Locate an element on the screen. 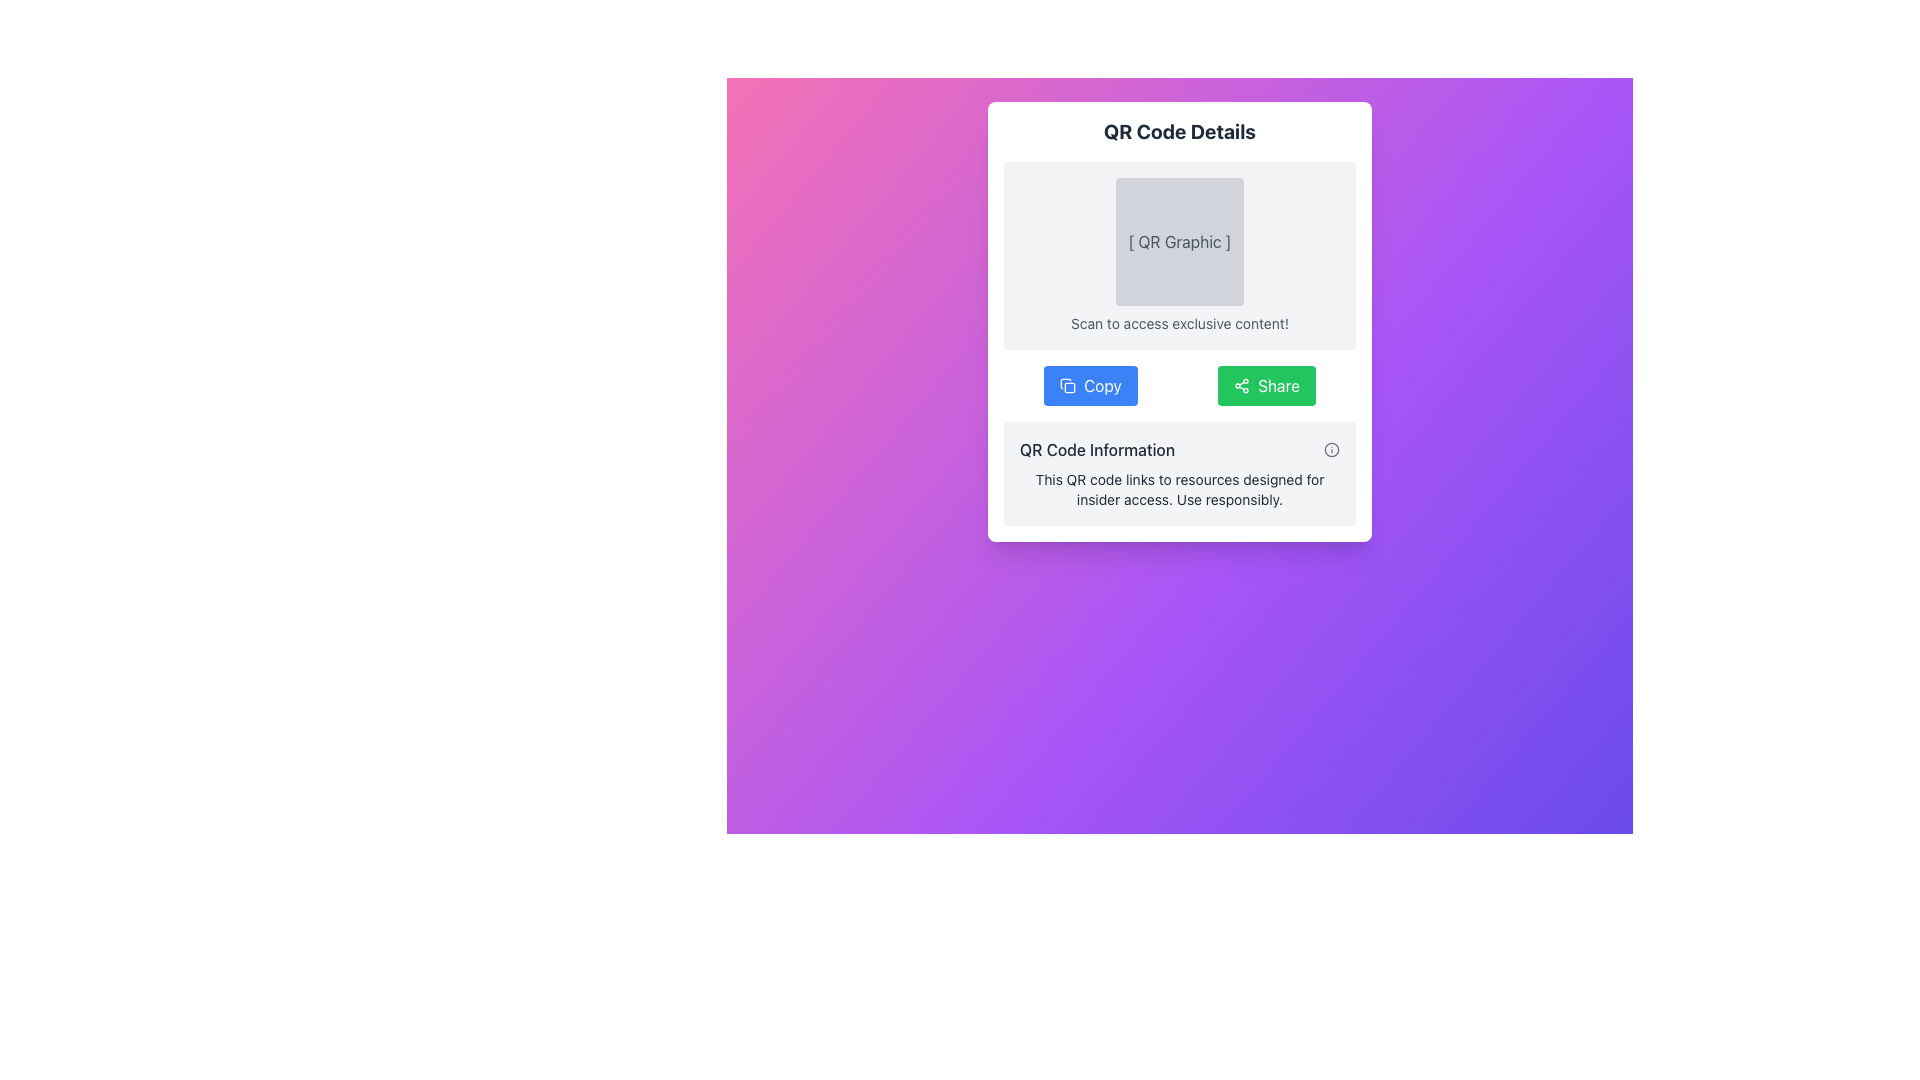  the text label that serves as a descriptive piece of text for the QR graphic, located within the top section of the 'QR Code Details' card is located at coordinates (1180, 241).